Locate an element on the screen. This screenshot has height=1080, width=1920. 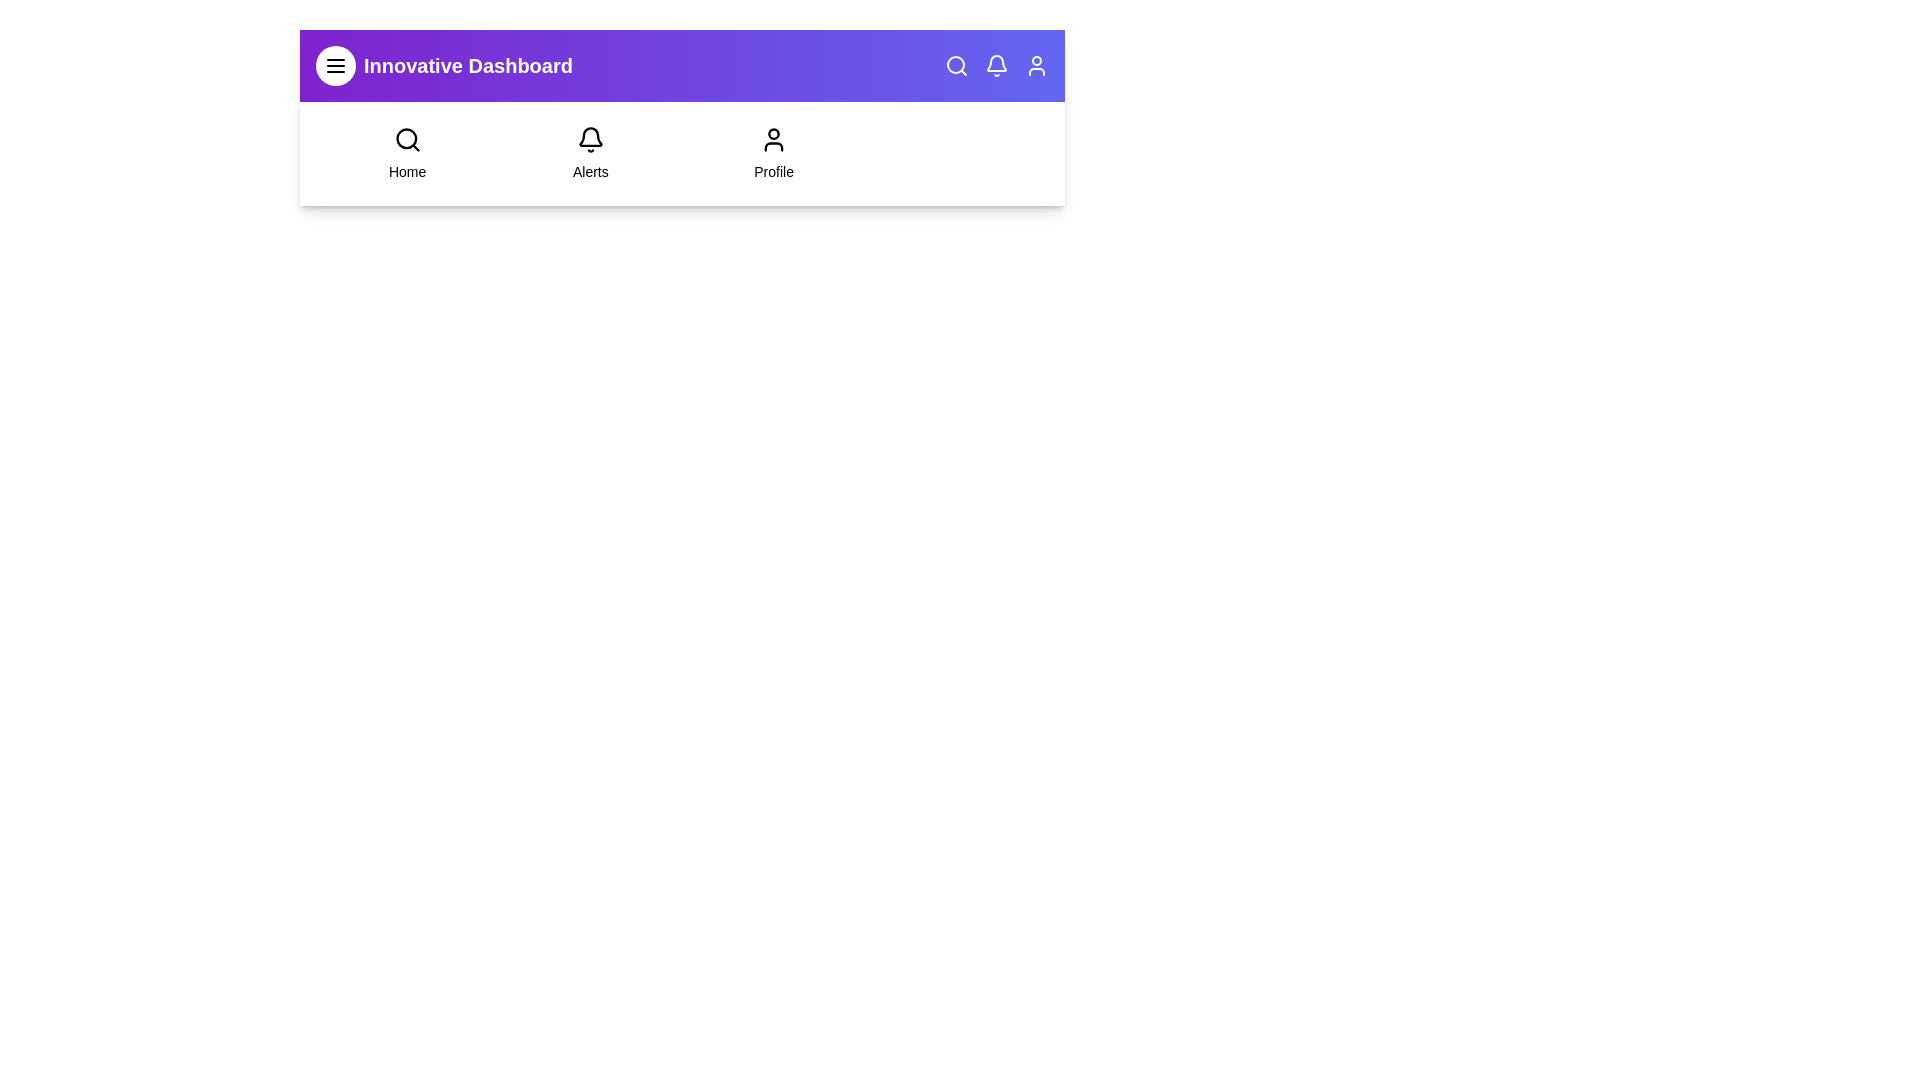
the 'Home' icon to navigate to the home page is located at coordinates (406, 138).